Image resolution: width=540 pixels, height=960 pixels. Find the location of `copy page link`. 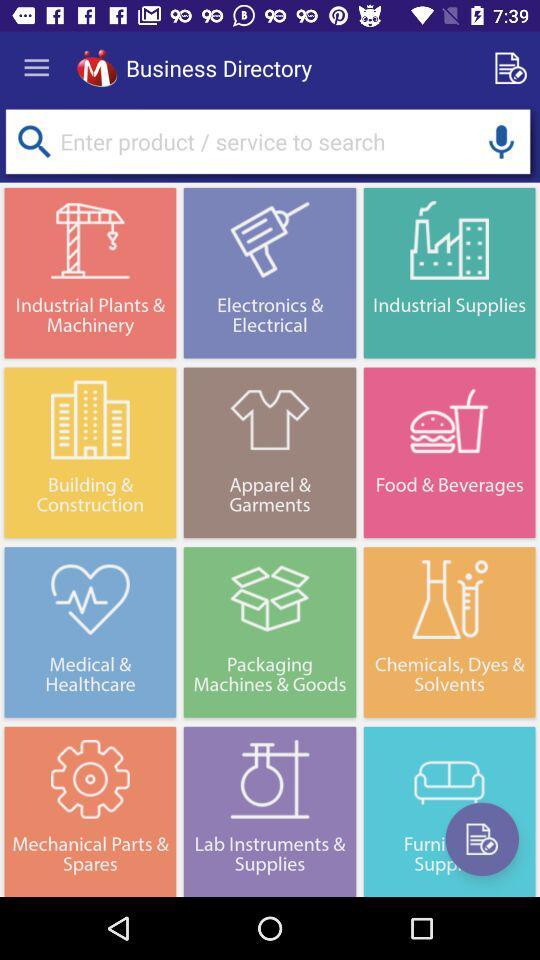

copy page link is located at coordinates (514, 68).